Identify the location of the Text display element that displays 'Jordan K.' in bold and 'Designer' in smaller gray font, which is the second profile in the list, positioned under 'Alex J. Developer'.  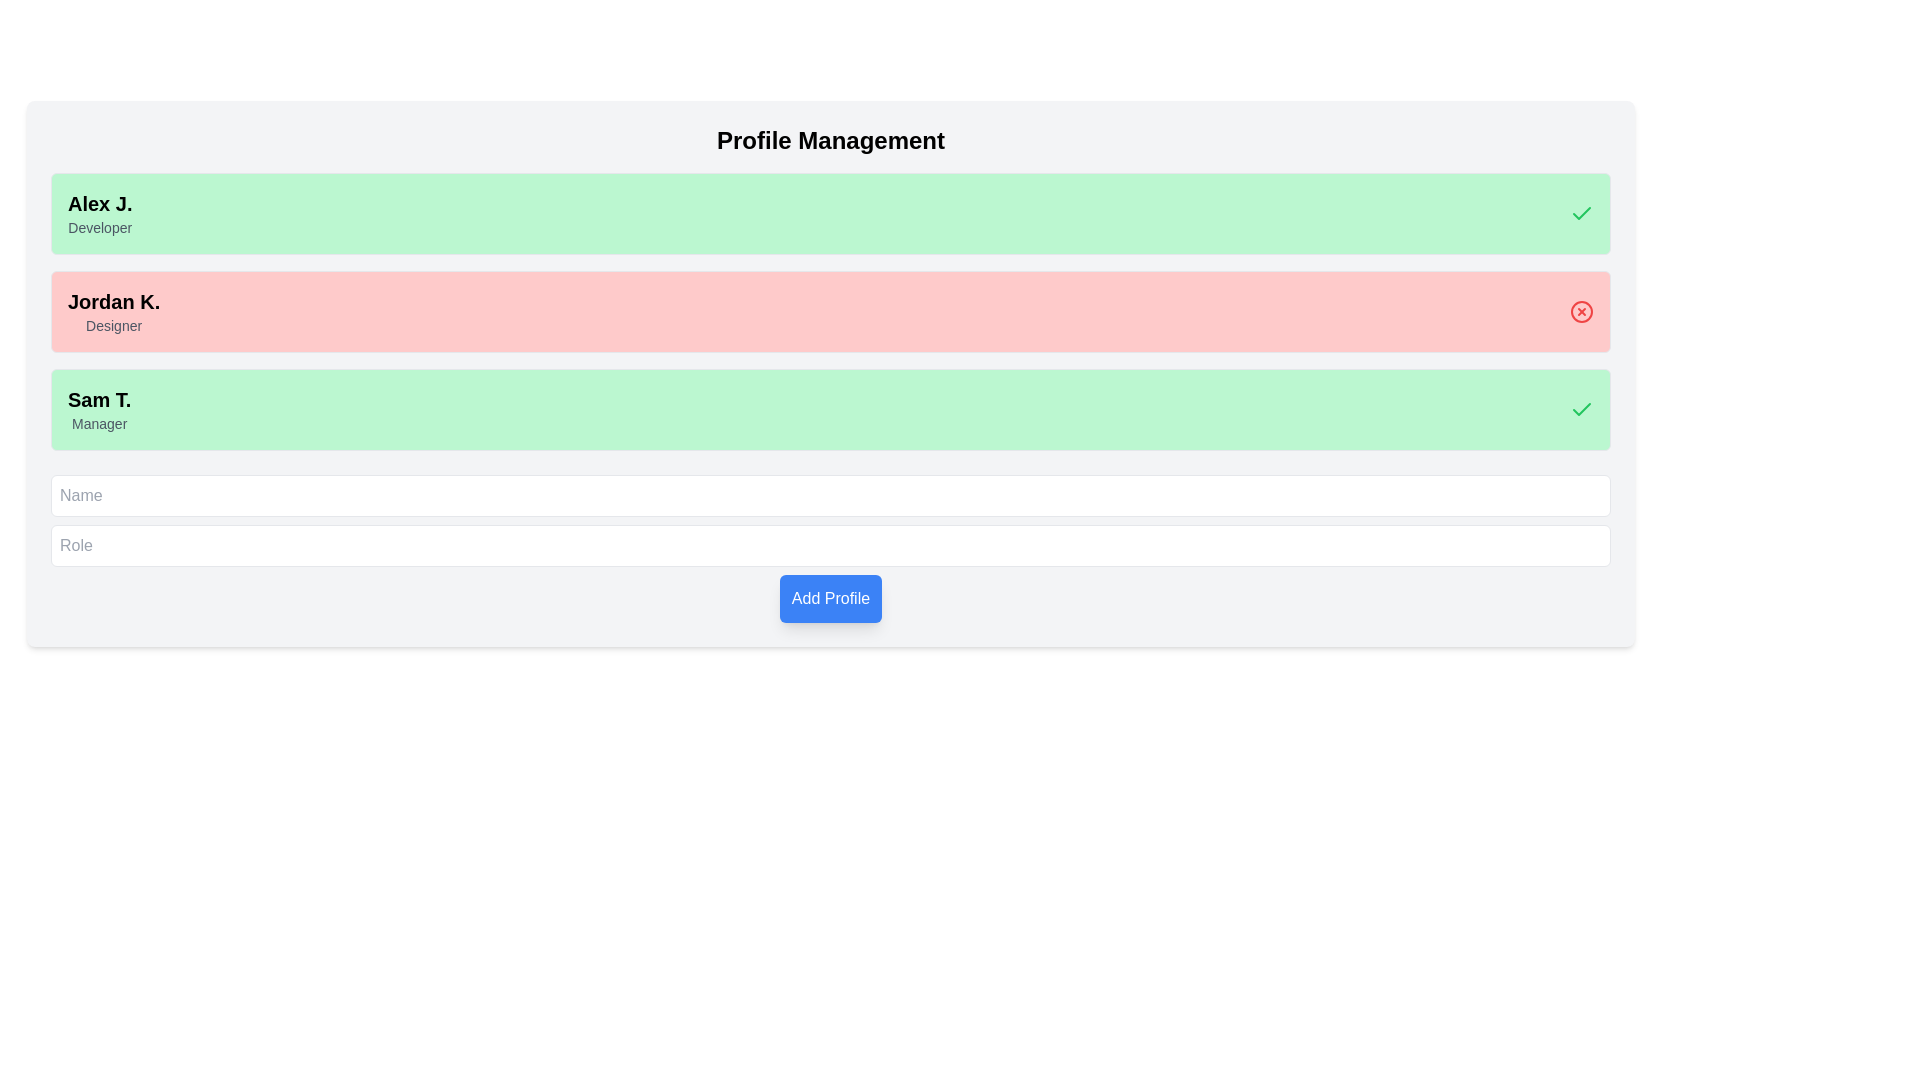
(113, 312).